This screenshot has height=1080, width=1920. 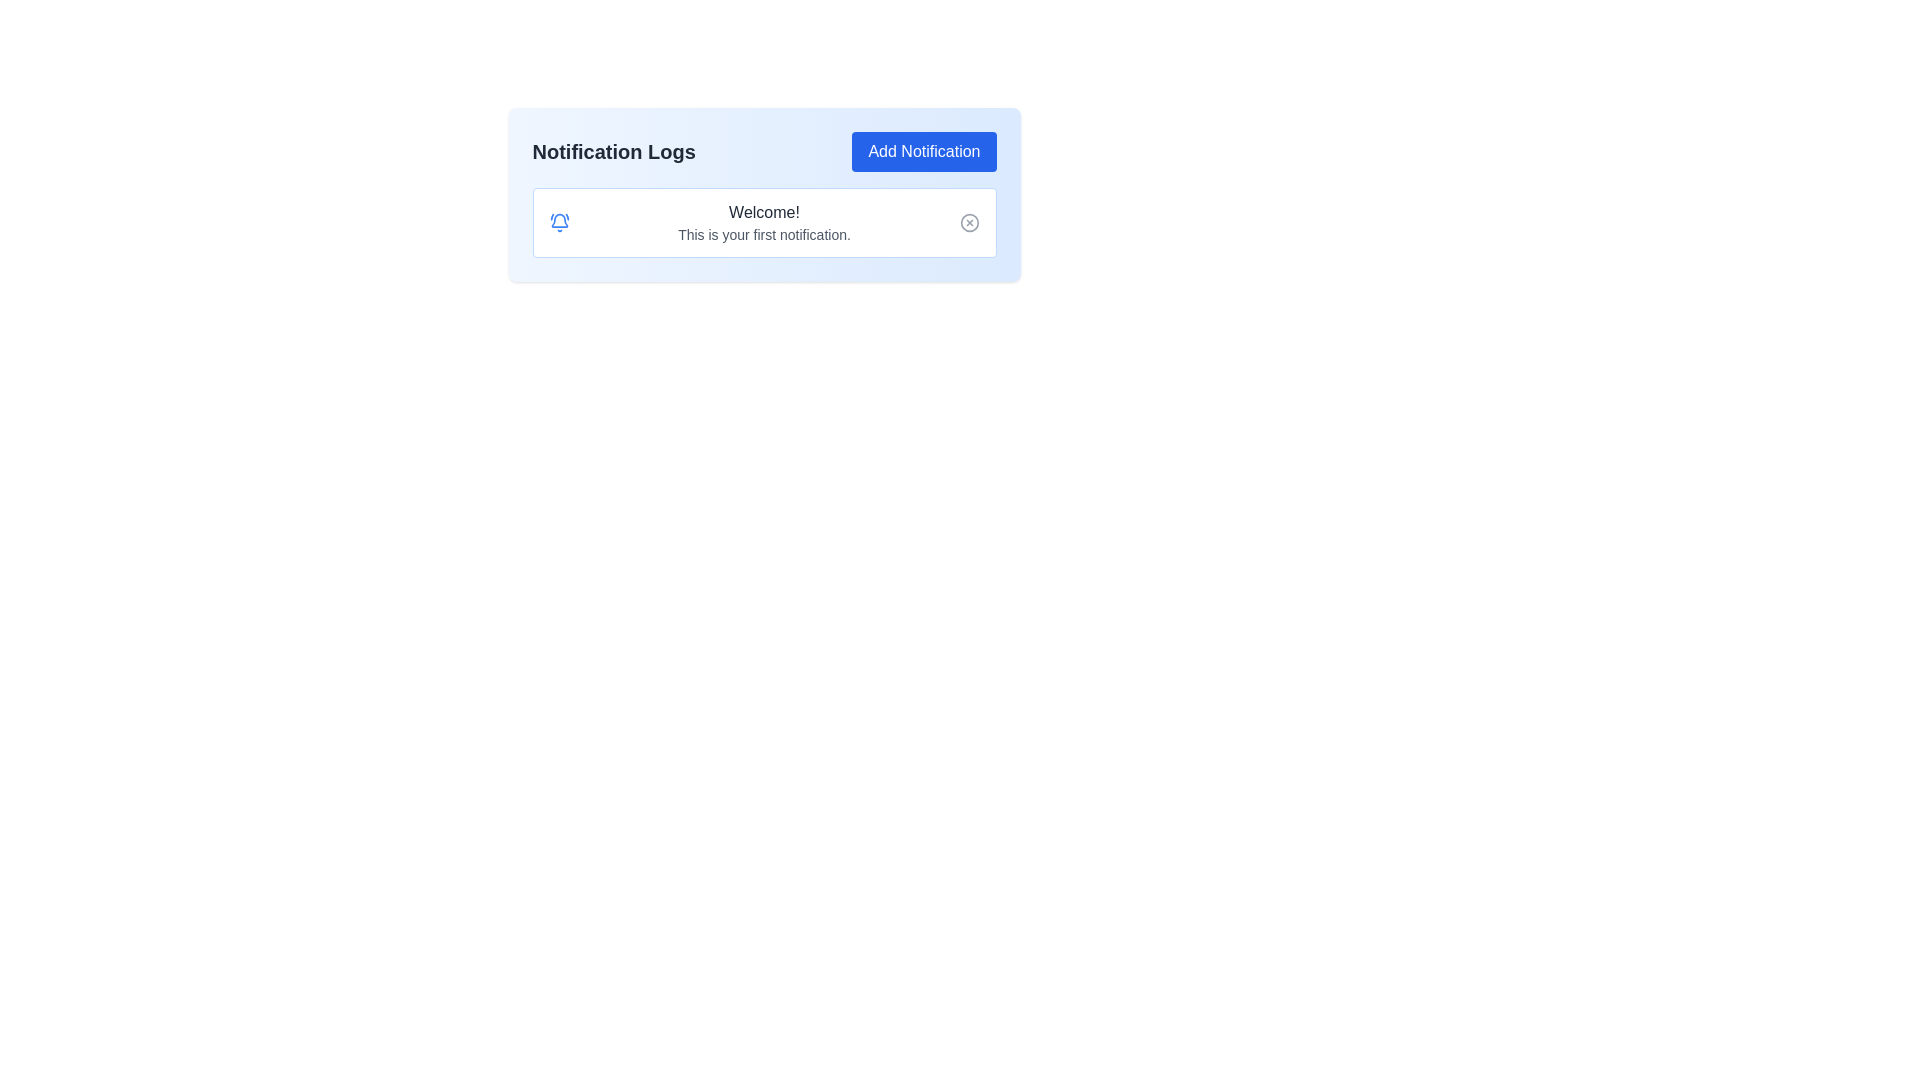 What do you see at coordinates (969, 223) in the screenshot?
I see `the circular element of the red 'X' icon next to the notification text 'Welcome! This is your first notification.'` at bounding box center [969, 223].